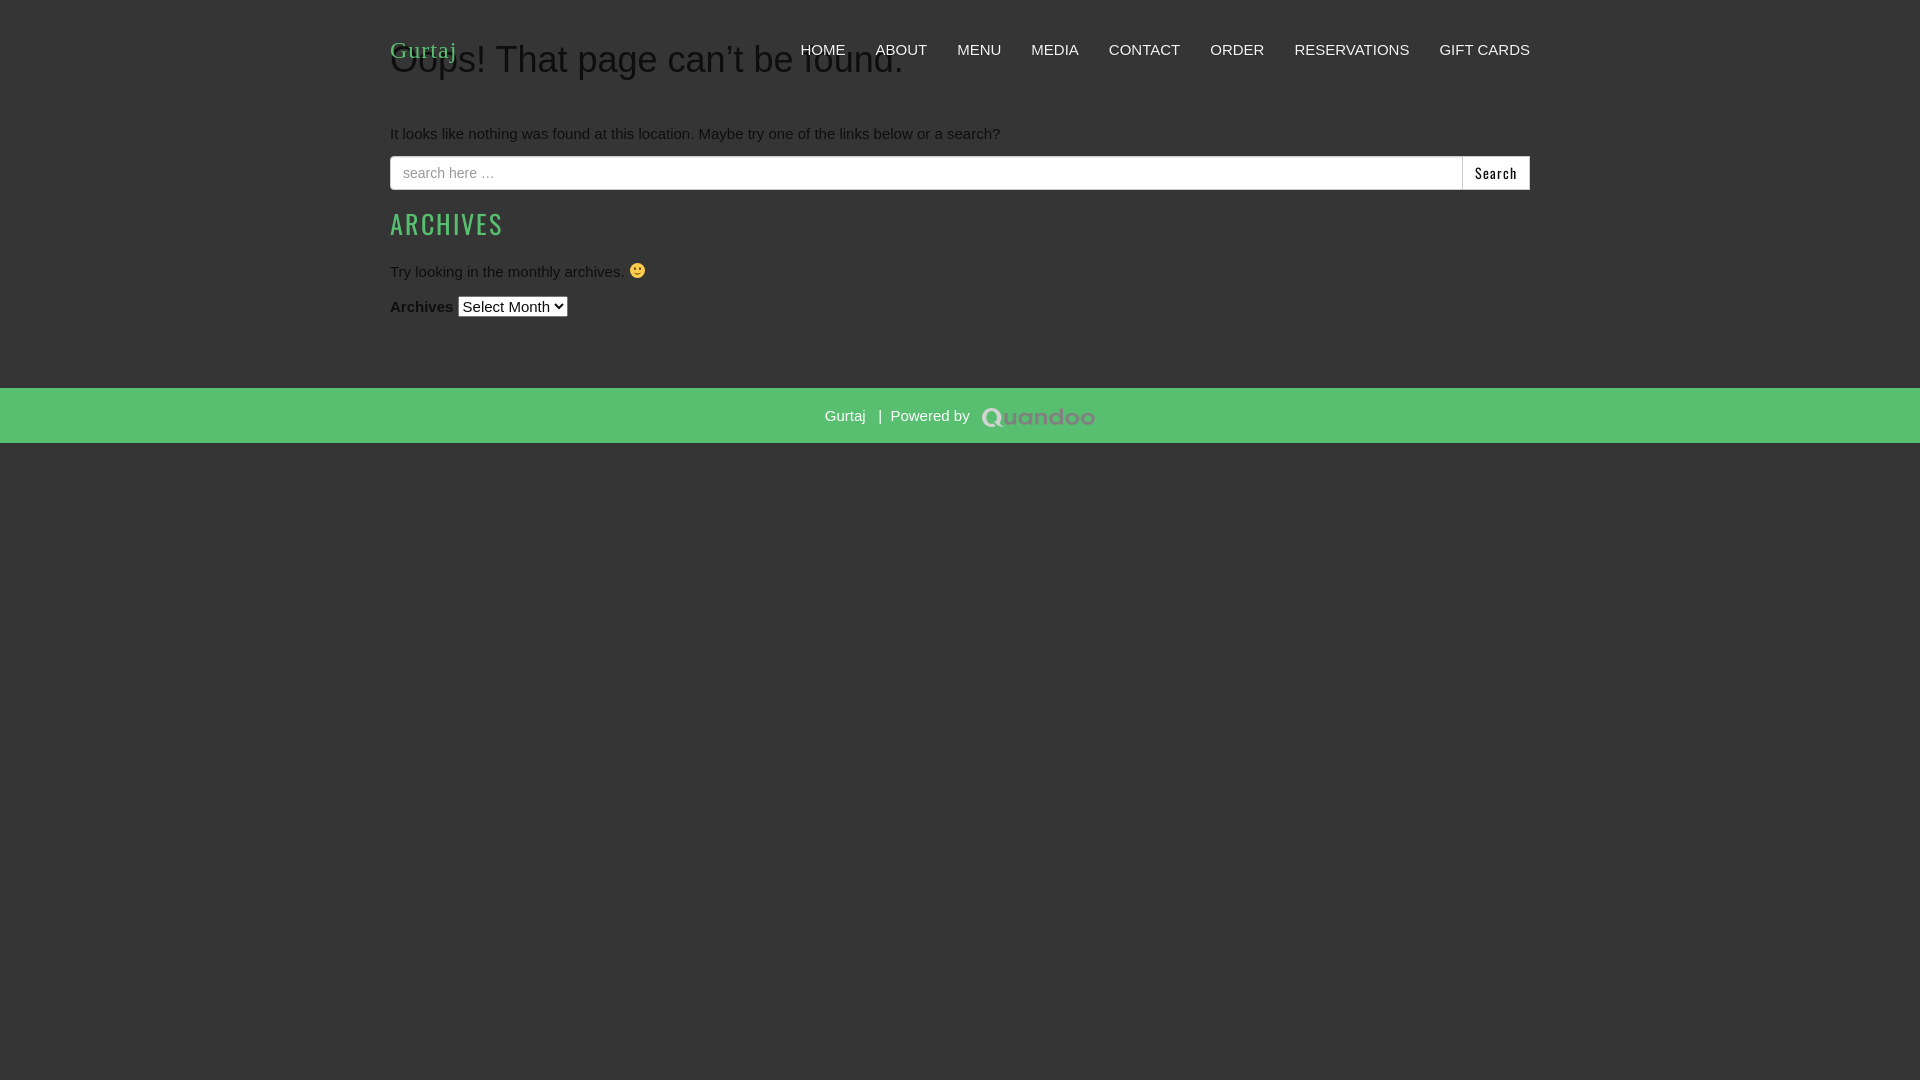 Image resolution: width=1920 pixels, height=1080 pixels. What do you see at coordinates (1484, 49) in the screenshot?
I see `'GIFT CARDS'` at bounding box center [1484, 49].